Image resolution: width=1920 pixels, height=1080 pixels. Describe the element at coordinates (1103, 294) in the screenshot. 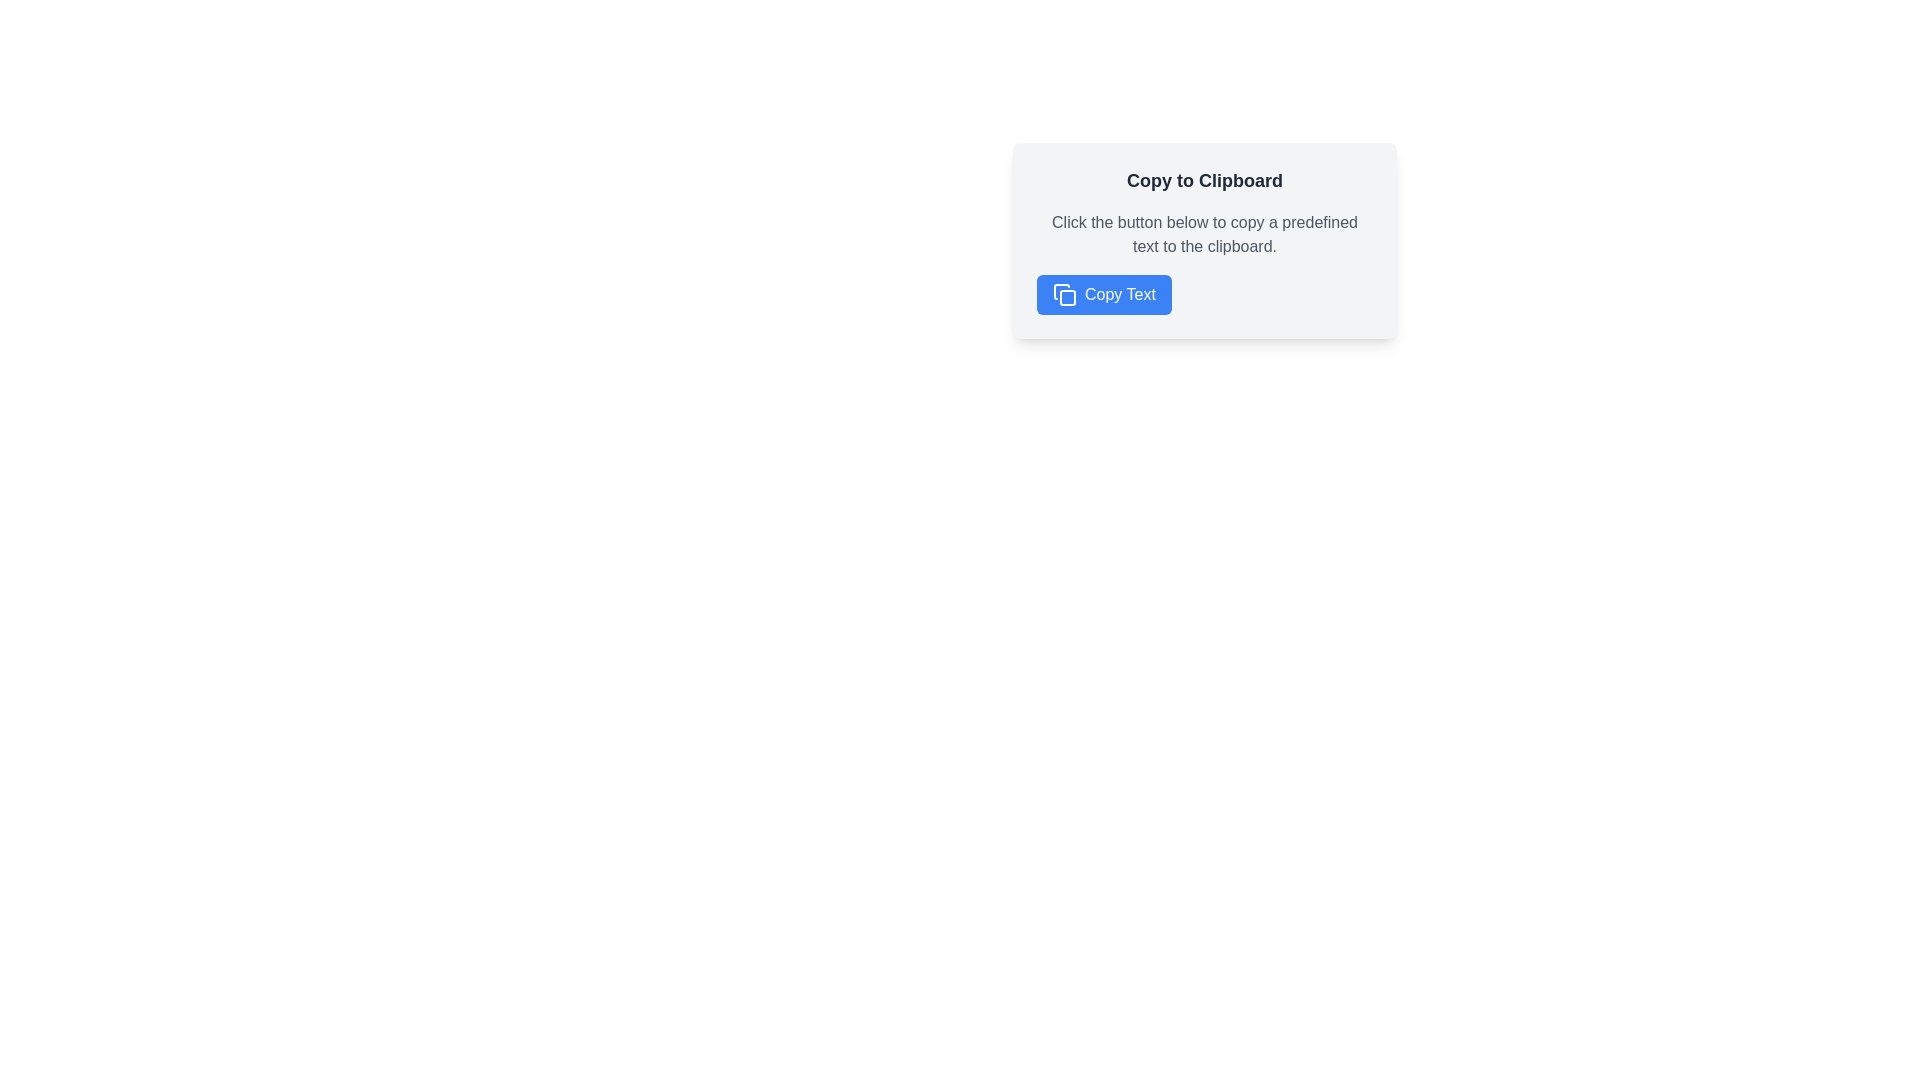

I see `the 'Copy to Clipboard' button located at the bottom center of the card` at that location.